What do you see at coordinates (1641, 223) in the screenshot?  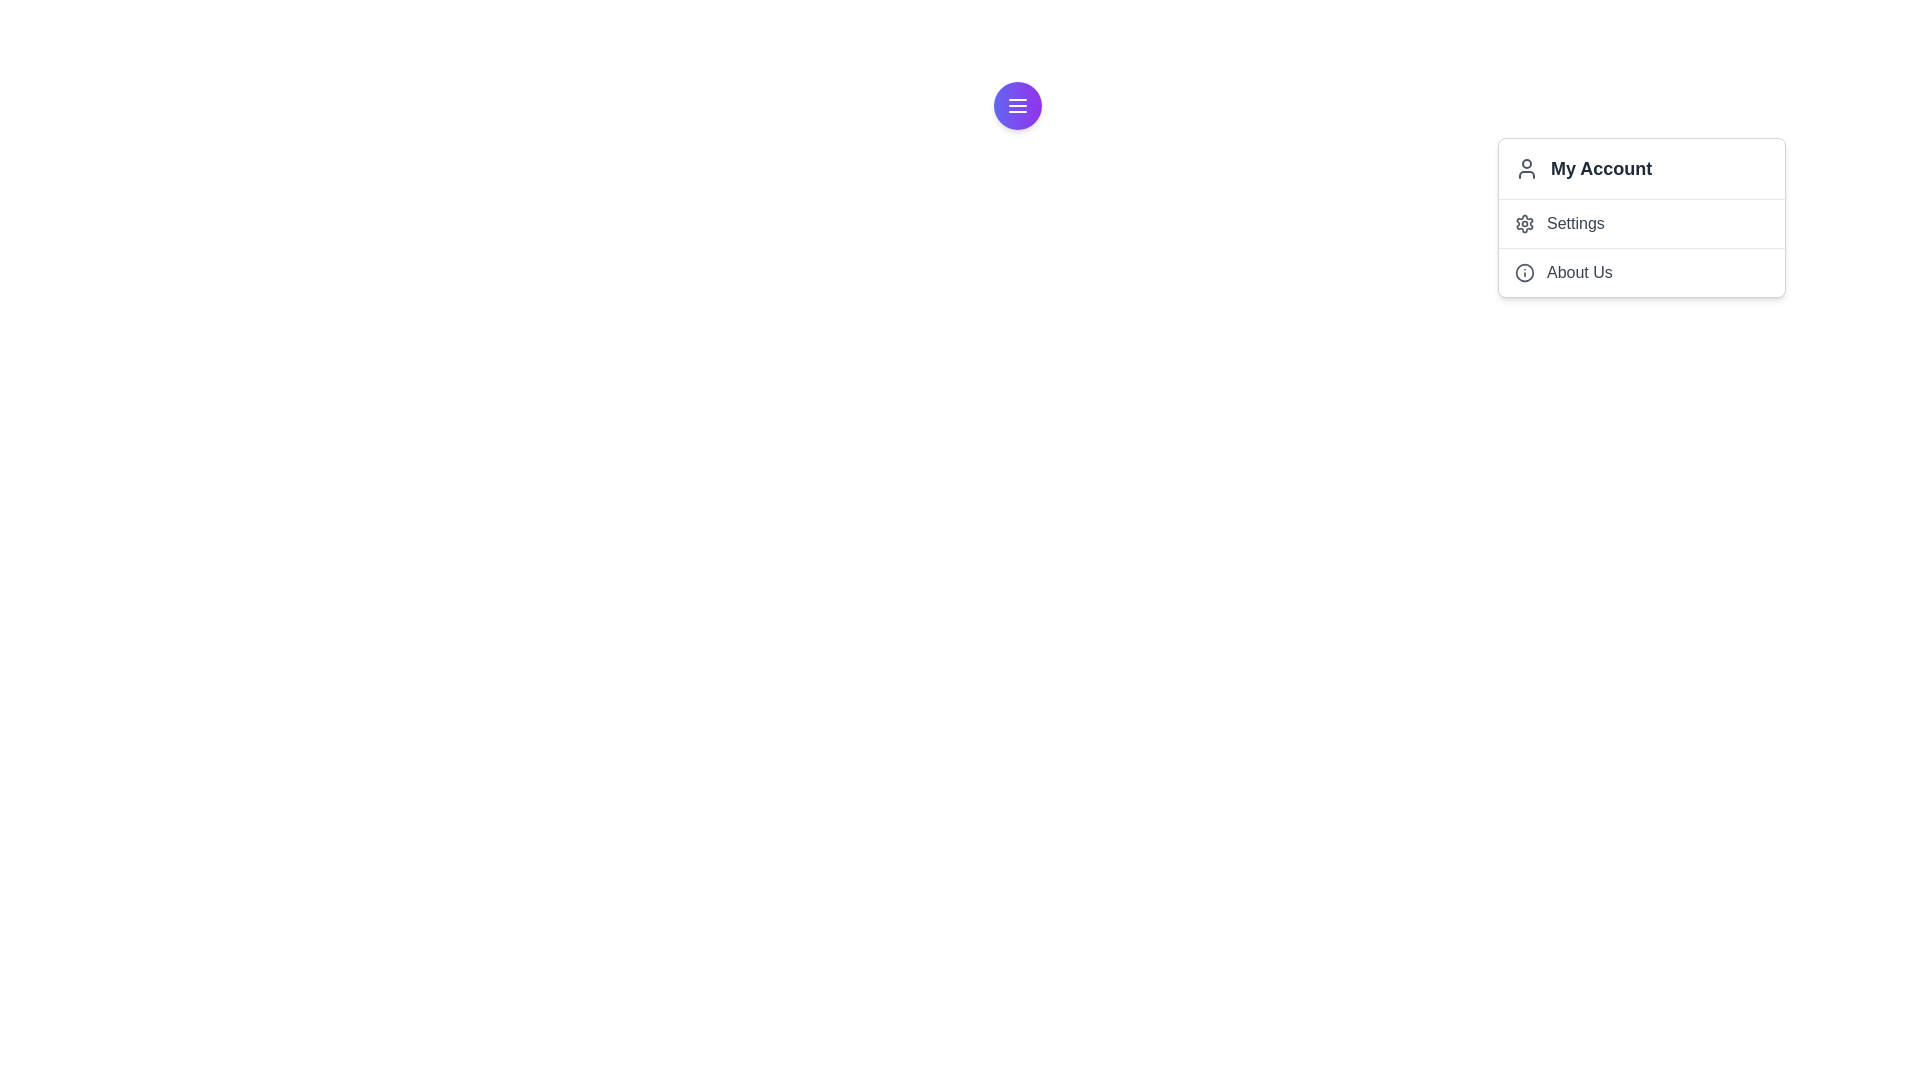 I see `the 'Settings' menu item in the dropdown menu under 'My Account'` at bounding box center [1641, 223].